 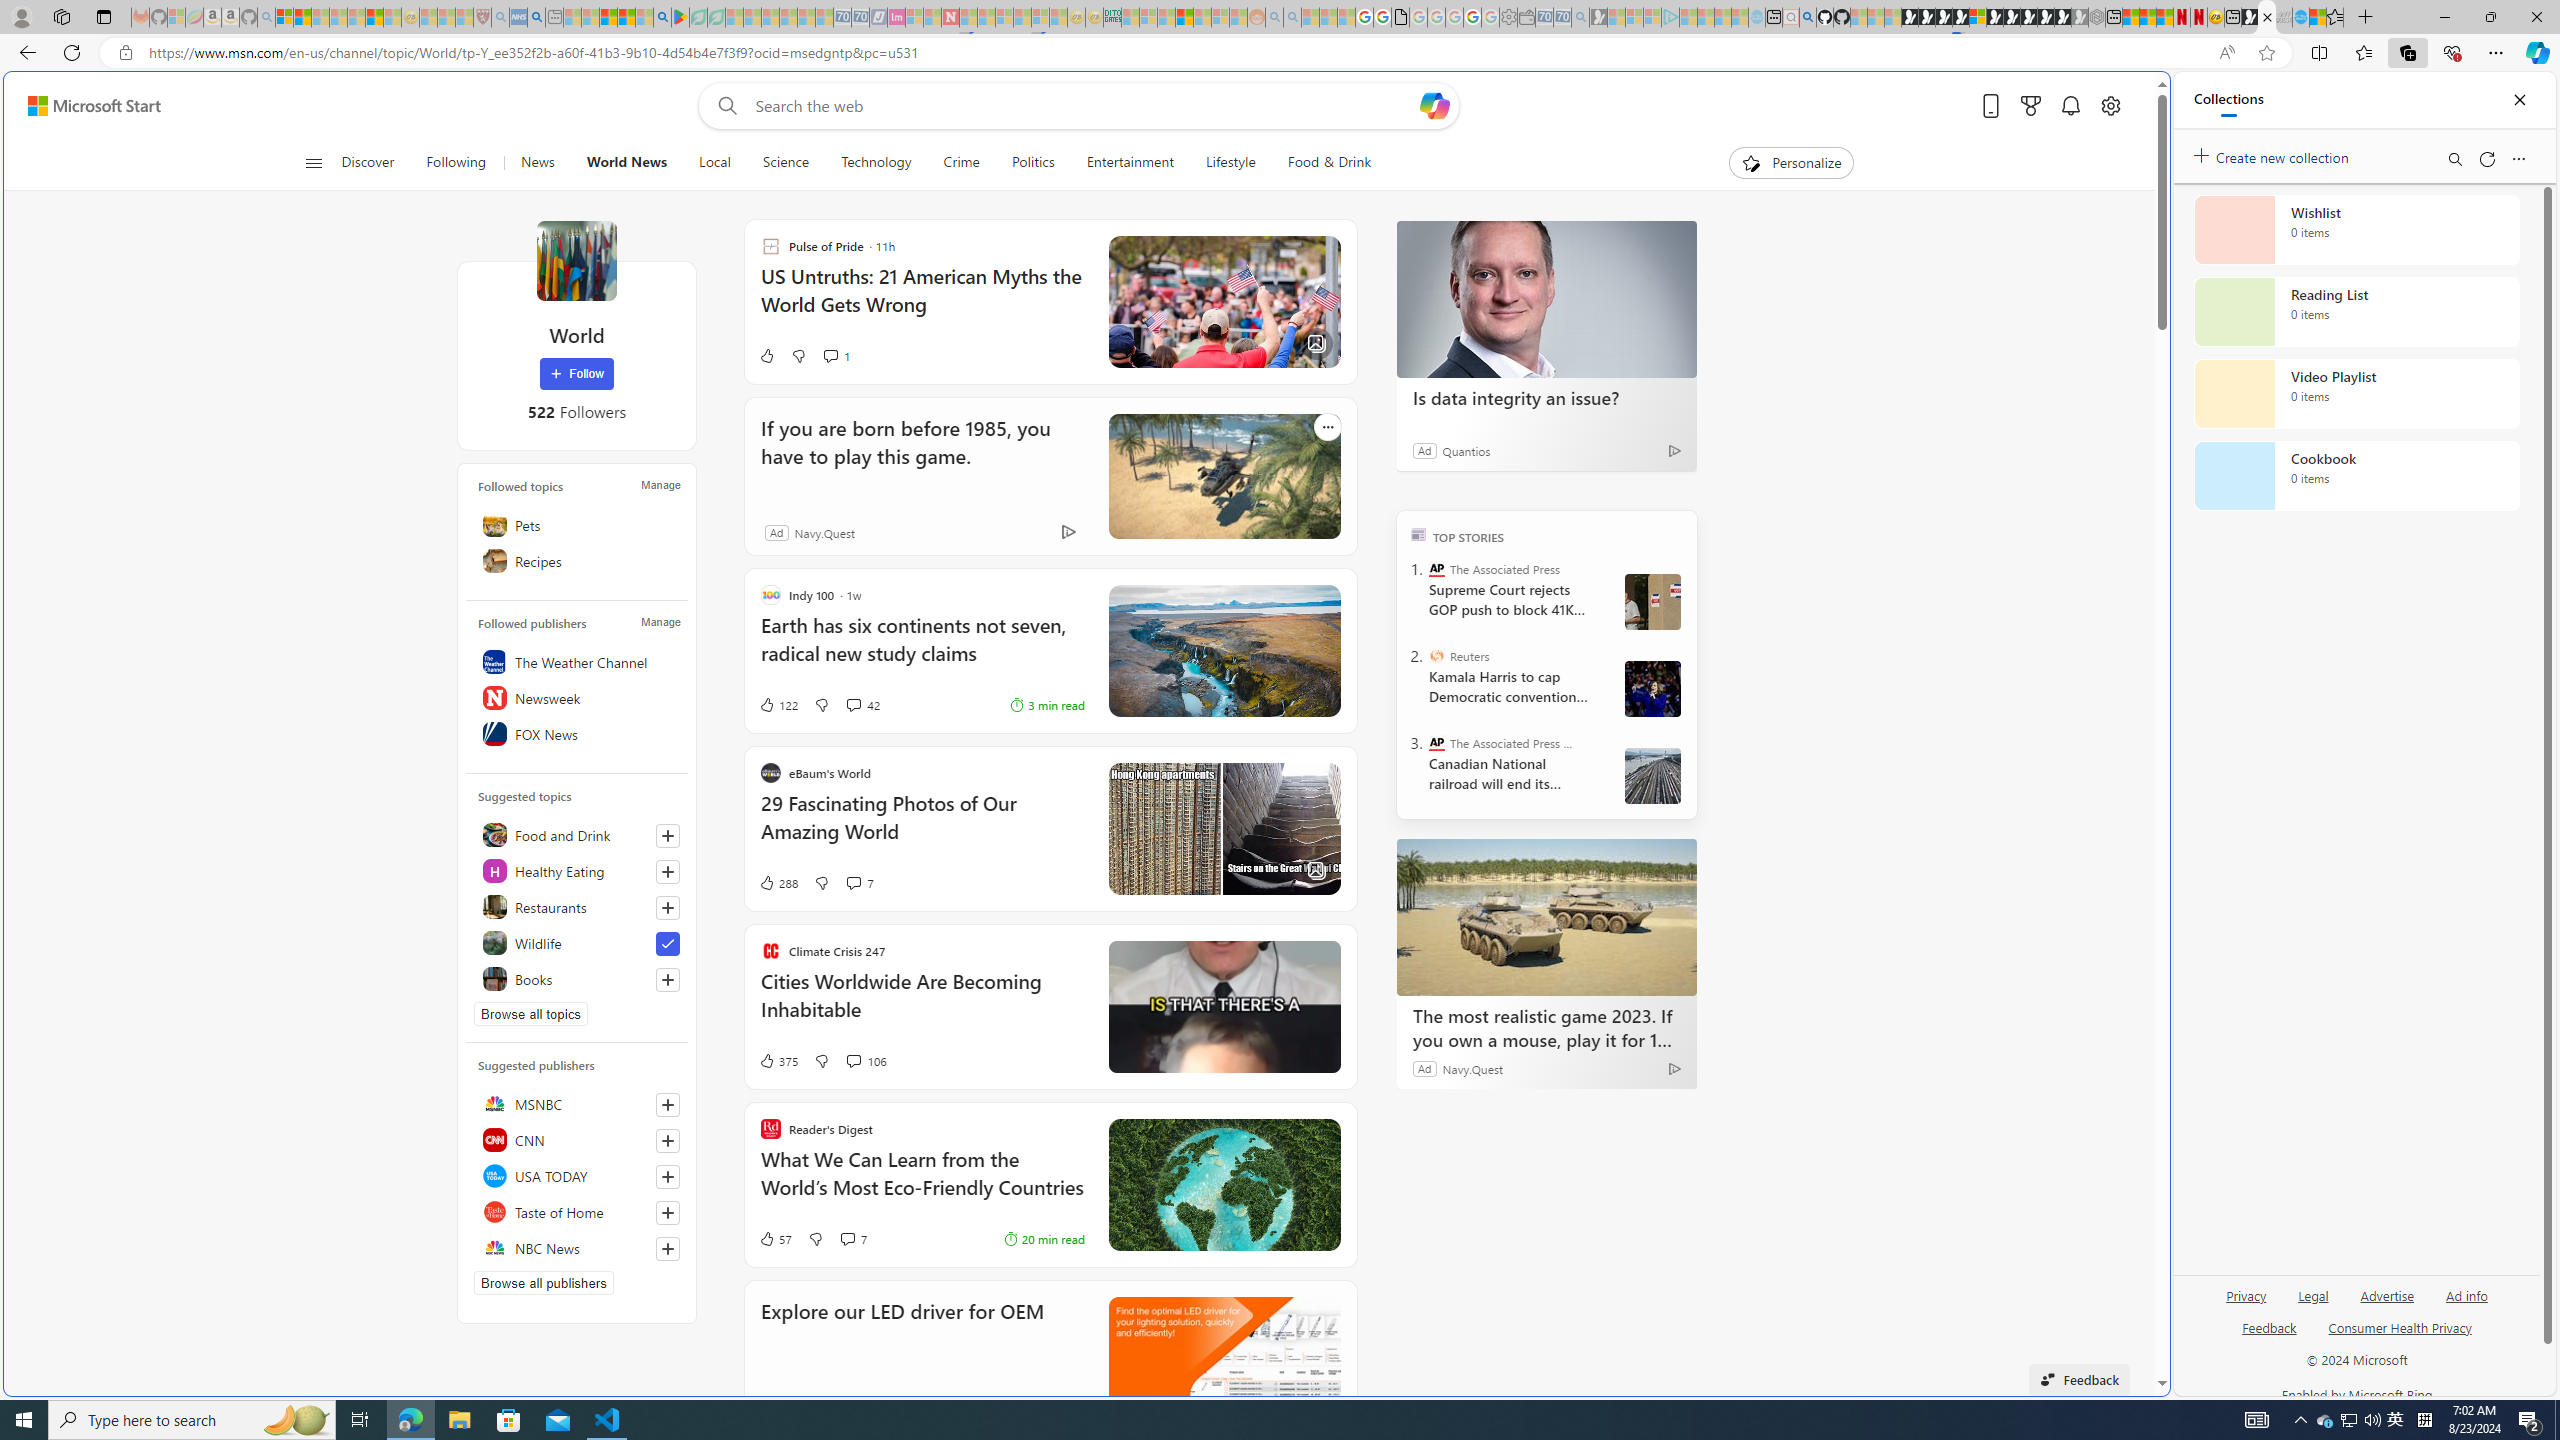 I want to click on 'Reuters', so click(x=1435, y=654).